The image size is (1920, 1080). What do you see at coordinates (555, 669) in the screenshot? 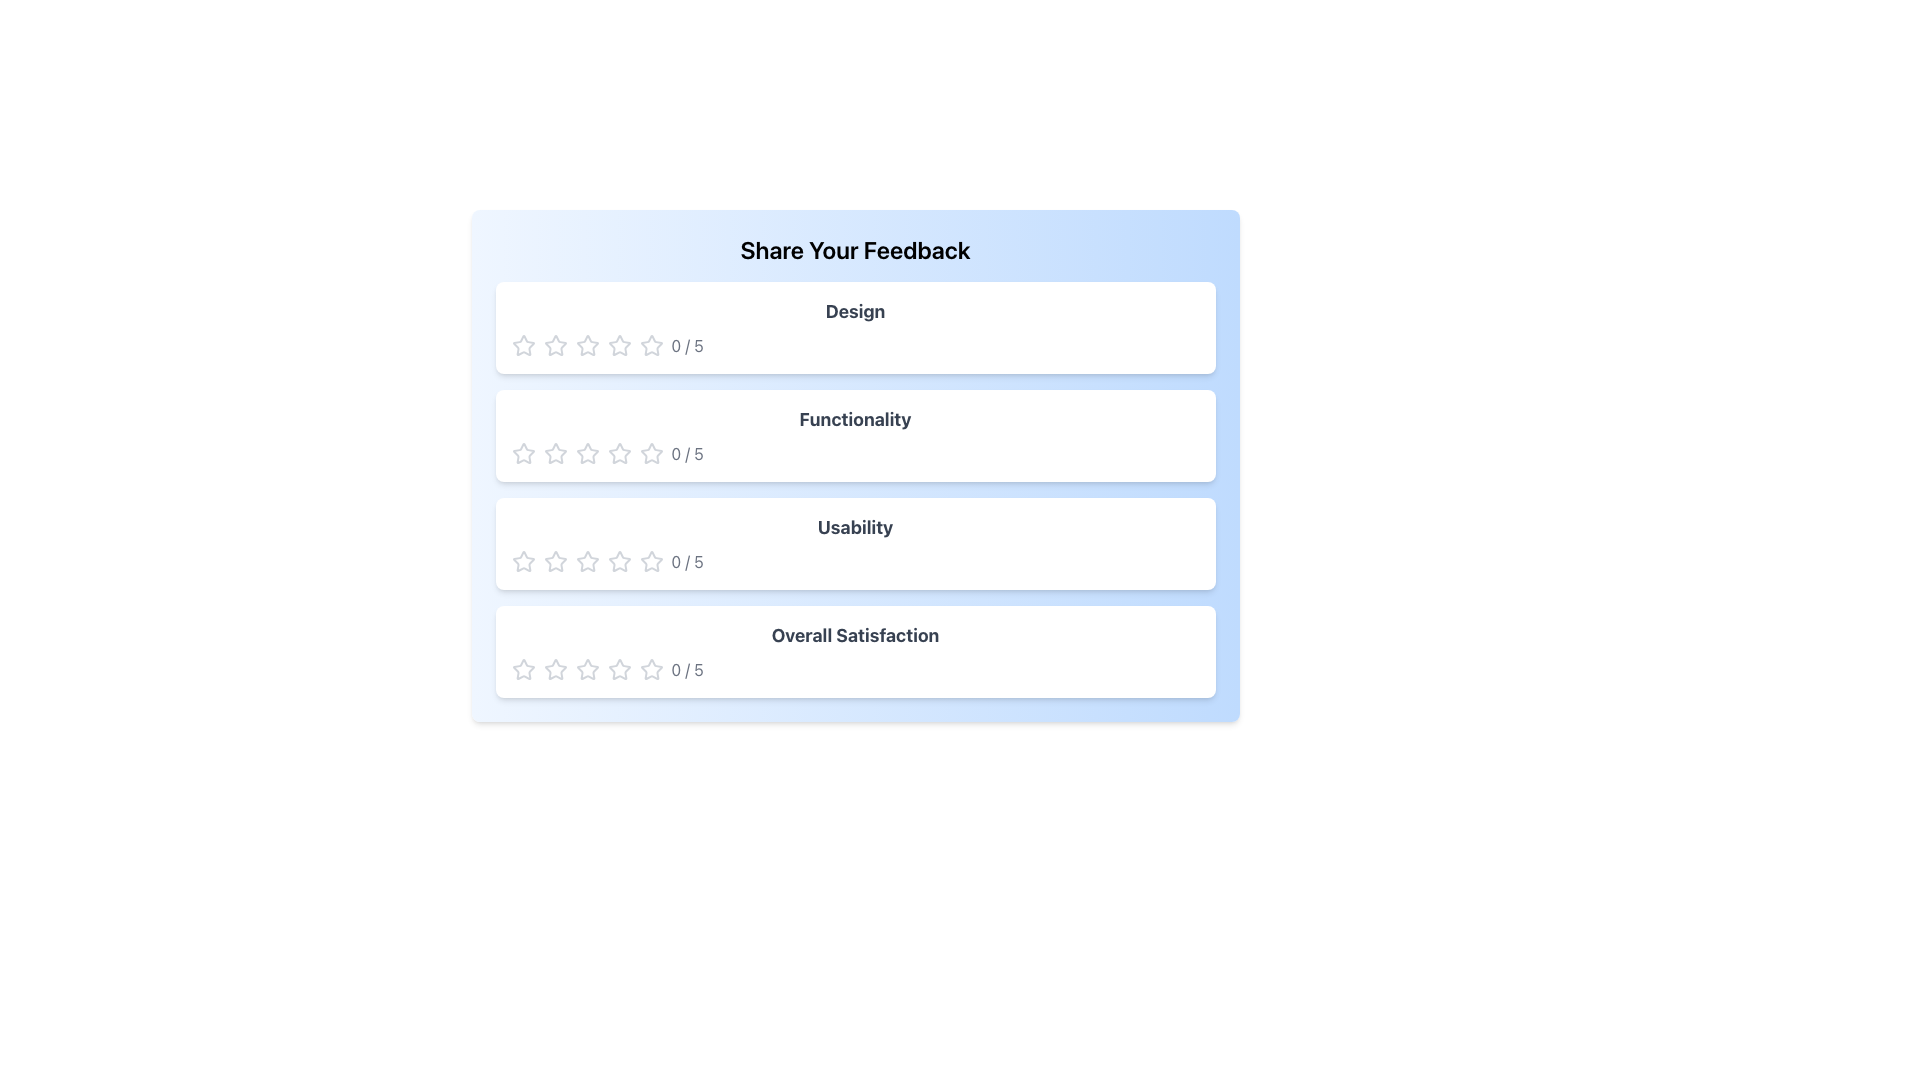
I see `the first star-shaped rating icon, which is an unfilled outline with a transparent center, located below the 'Overall Satisfaction' section` at bounding box center [555, 669].